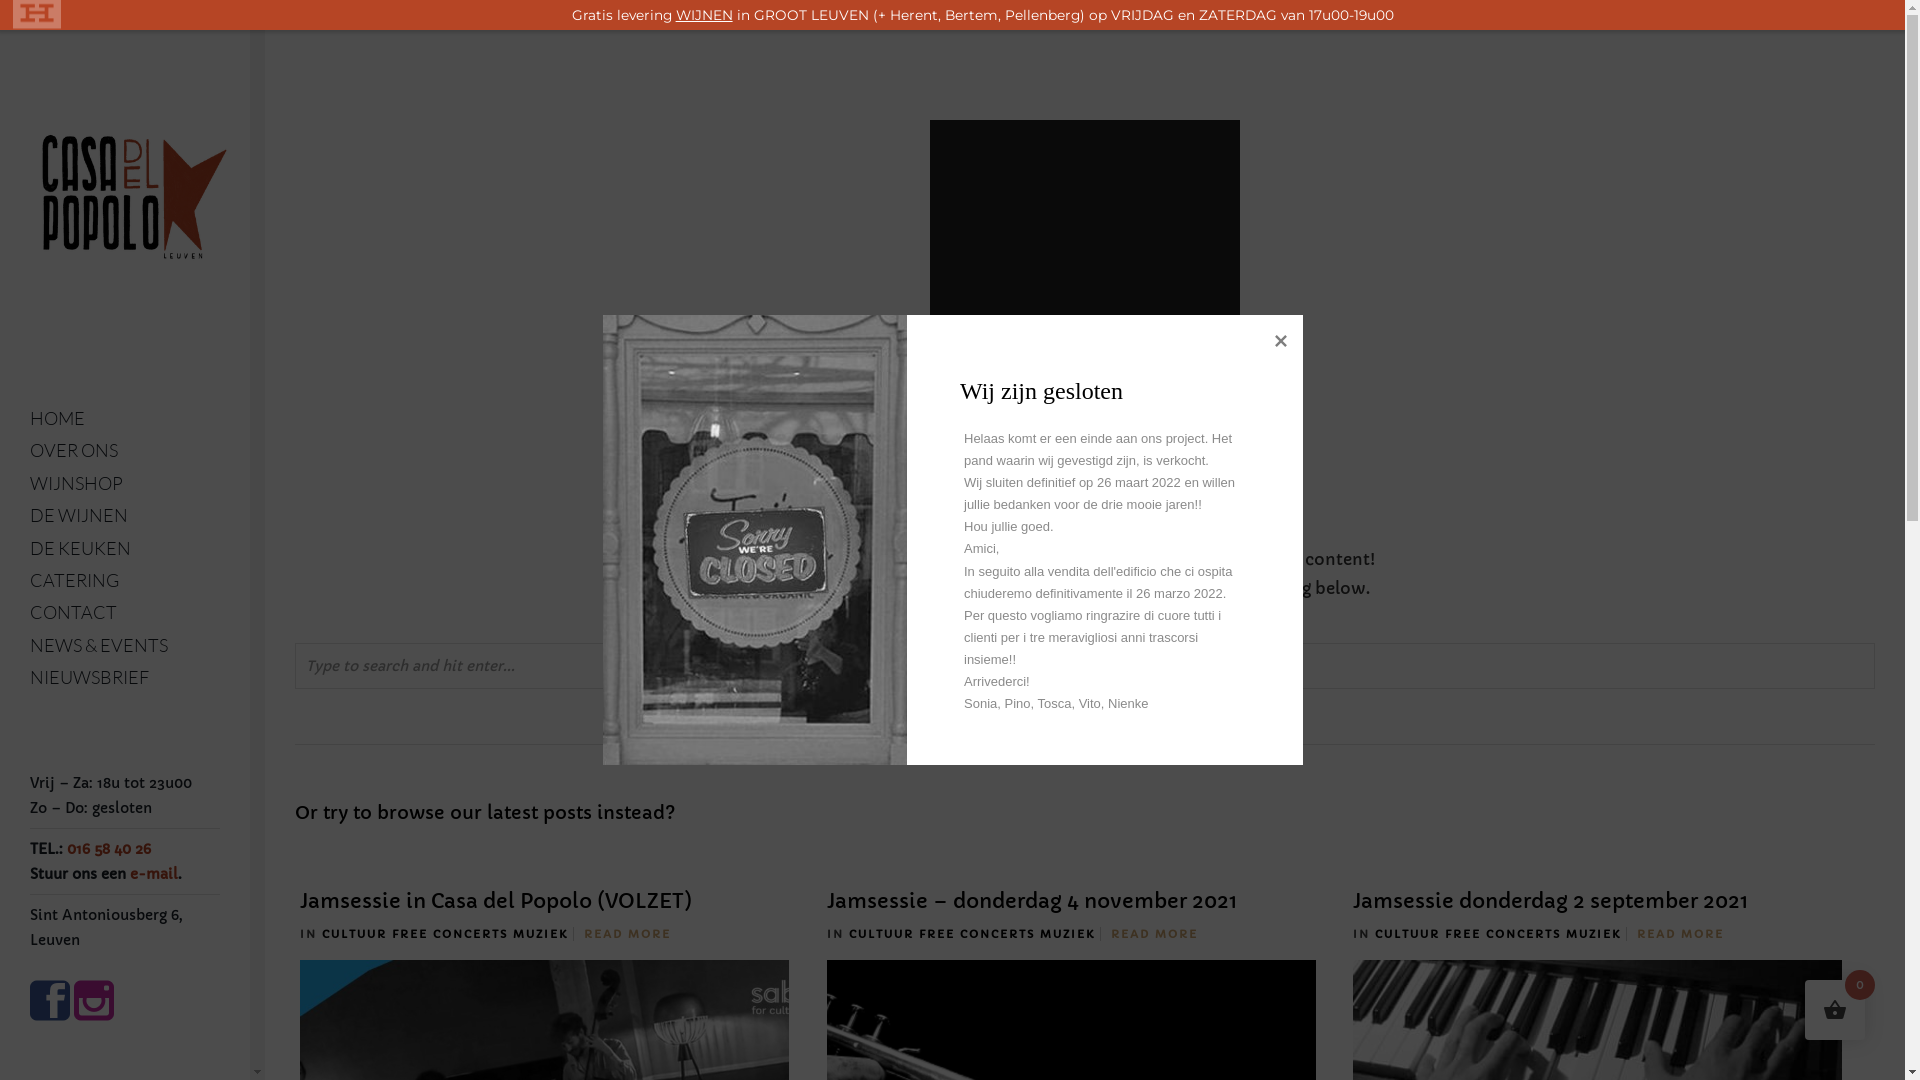  Describe the element at coordinates (354, 933) in the screenshot. I see `'CULTUUR'` at that location.